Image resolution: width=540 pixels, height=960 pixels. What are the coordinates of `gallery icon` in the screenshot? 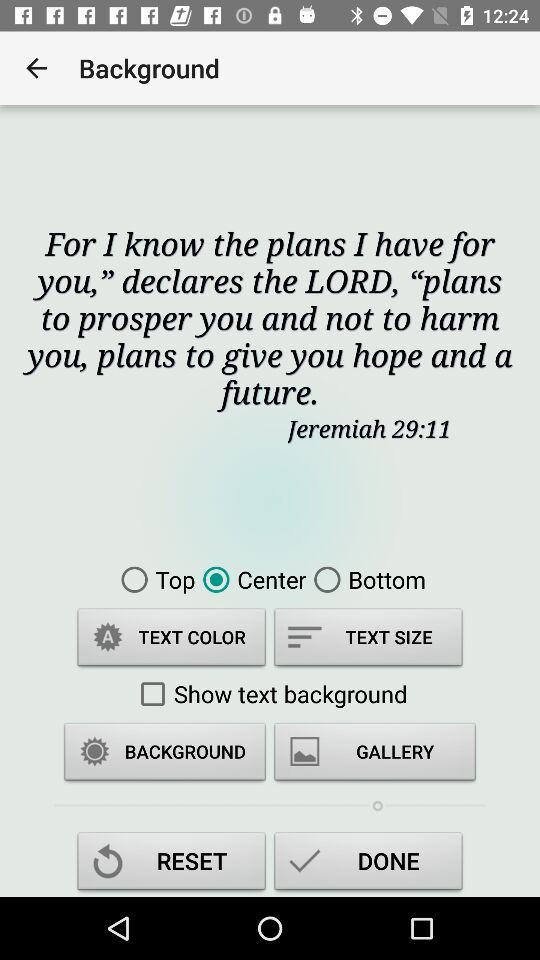 It's located at (374, 753).